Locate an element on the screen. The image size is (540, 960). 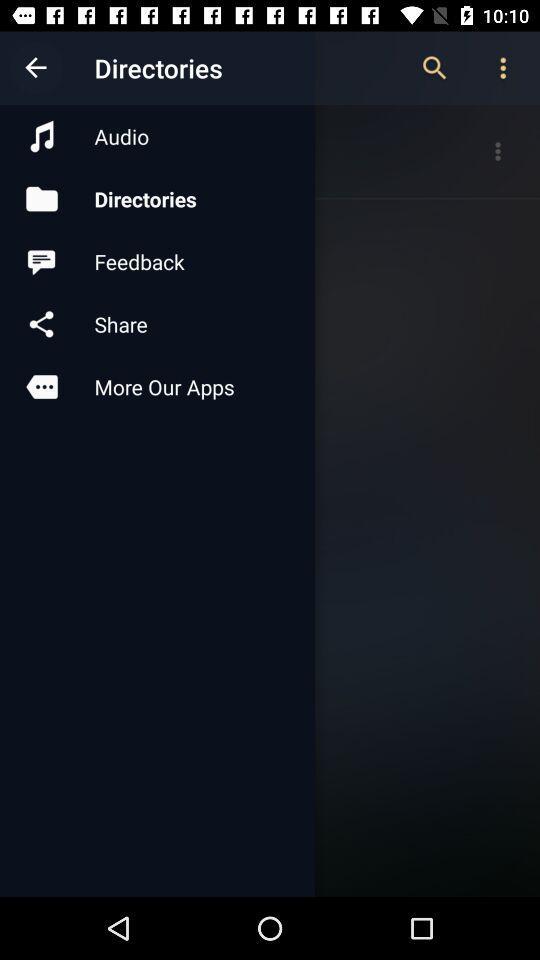
icon below feedback is located at coordinates (156, 324).